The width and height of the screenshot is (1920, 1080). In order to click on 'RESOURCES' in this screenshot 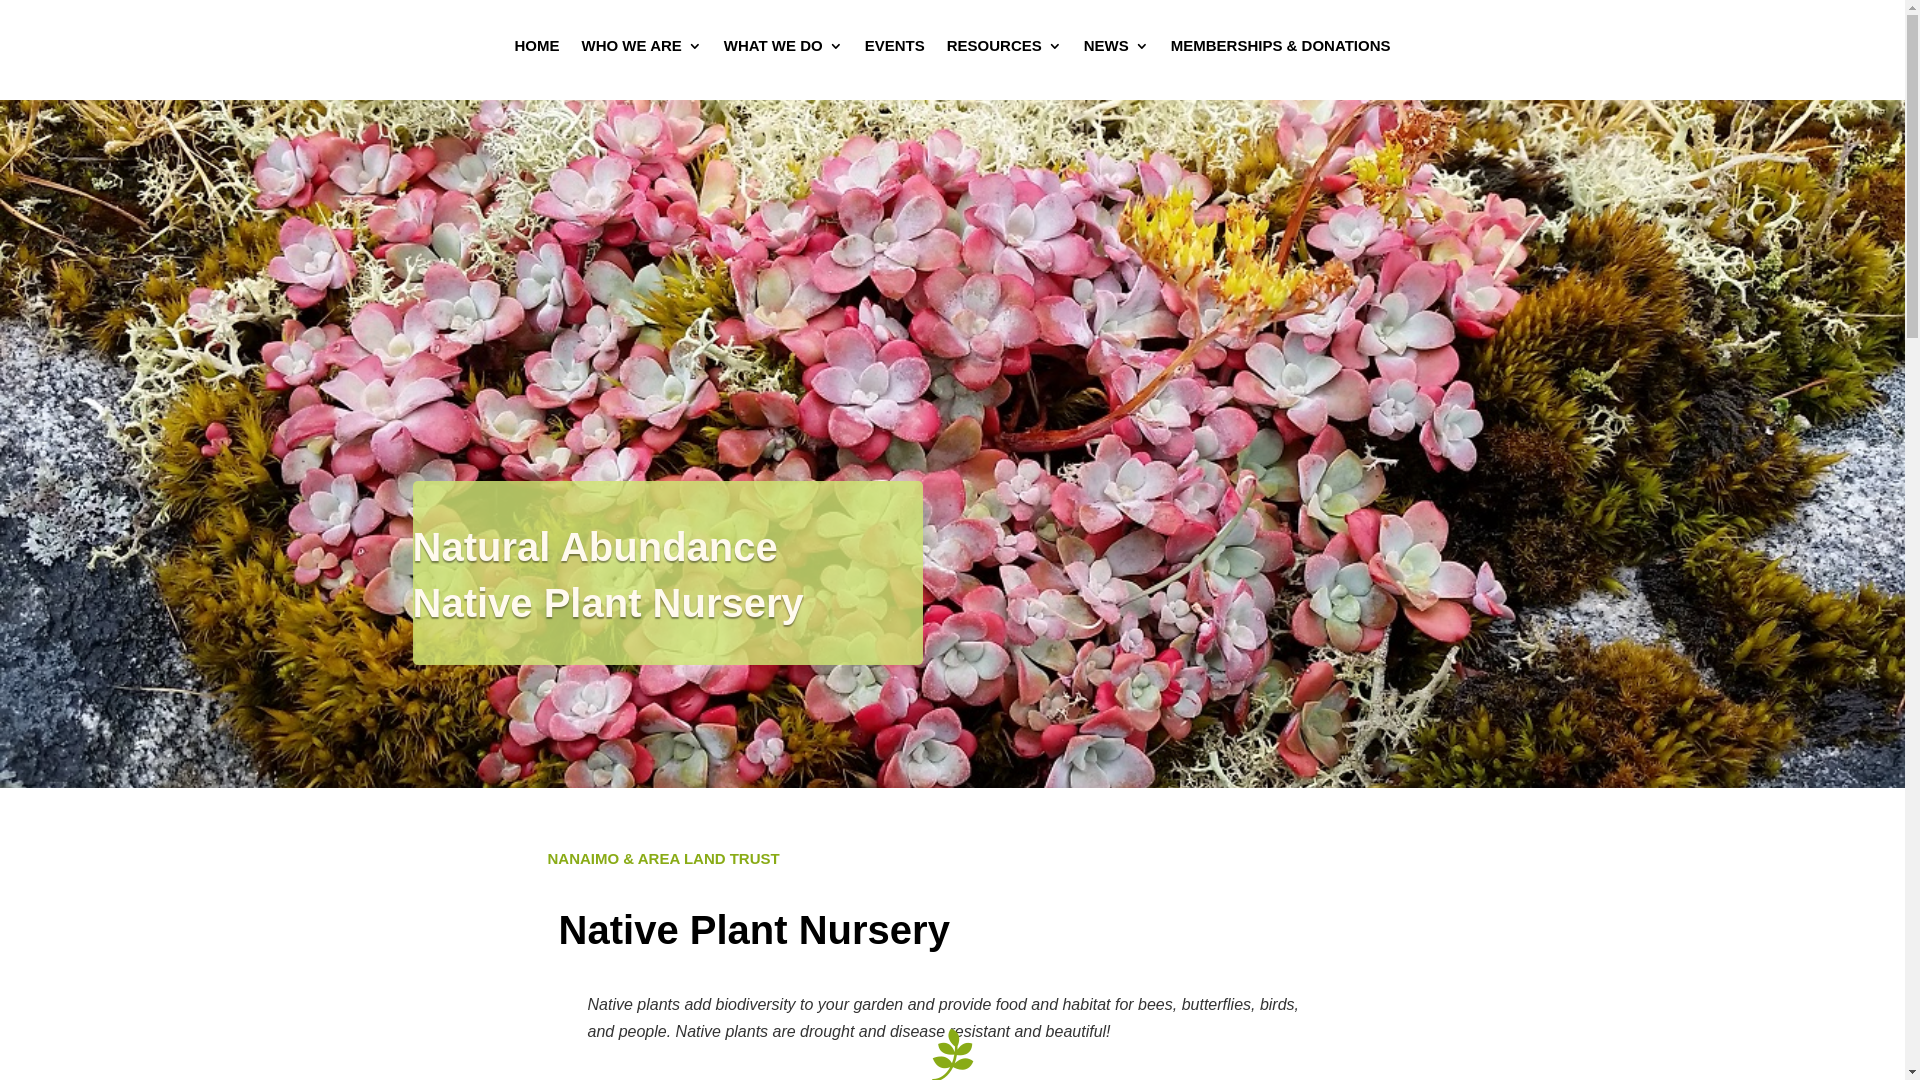, I will do `click(1004, 49)`.